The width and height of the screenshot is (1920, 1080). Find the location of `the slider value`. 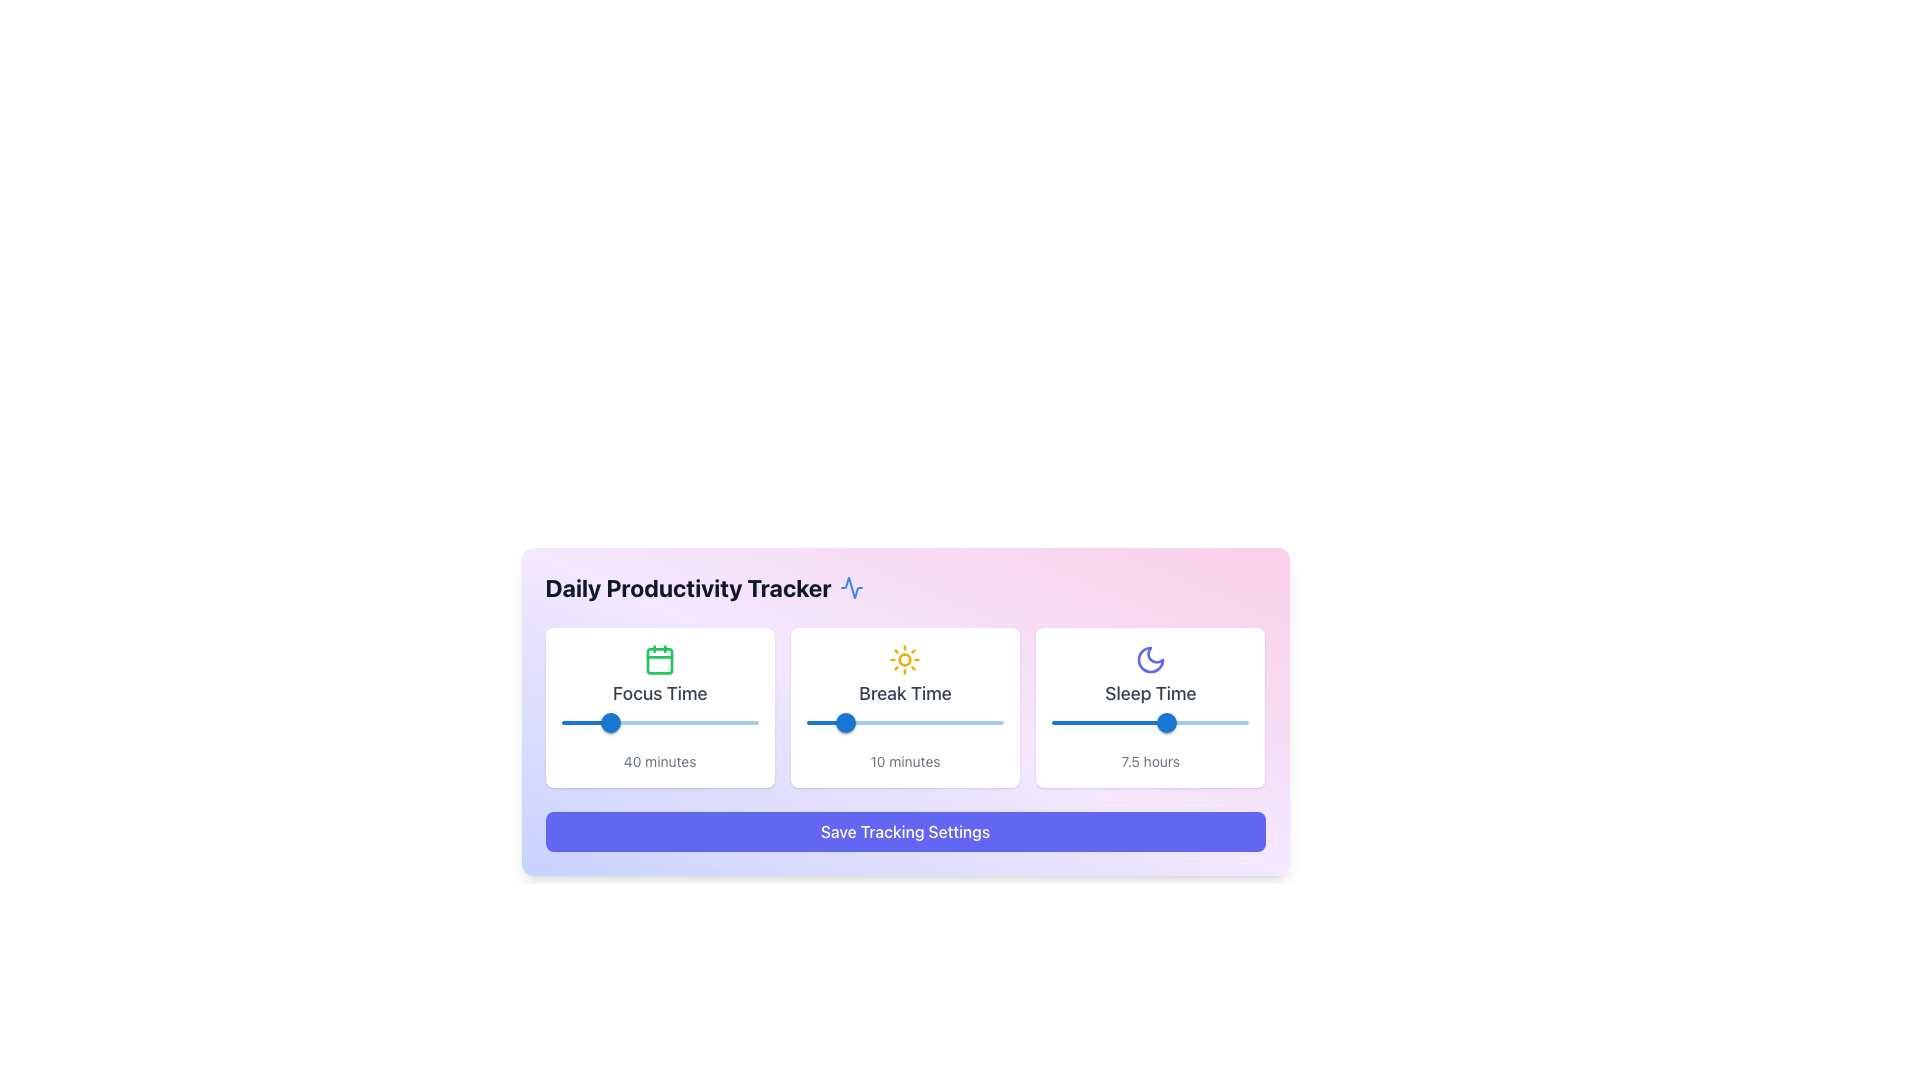

the slider value is located at coordinates (1098, 722).